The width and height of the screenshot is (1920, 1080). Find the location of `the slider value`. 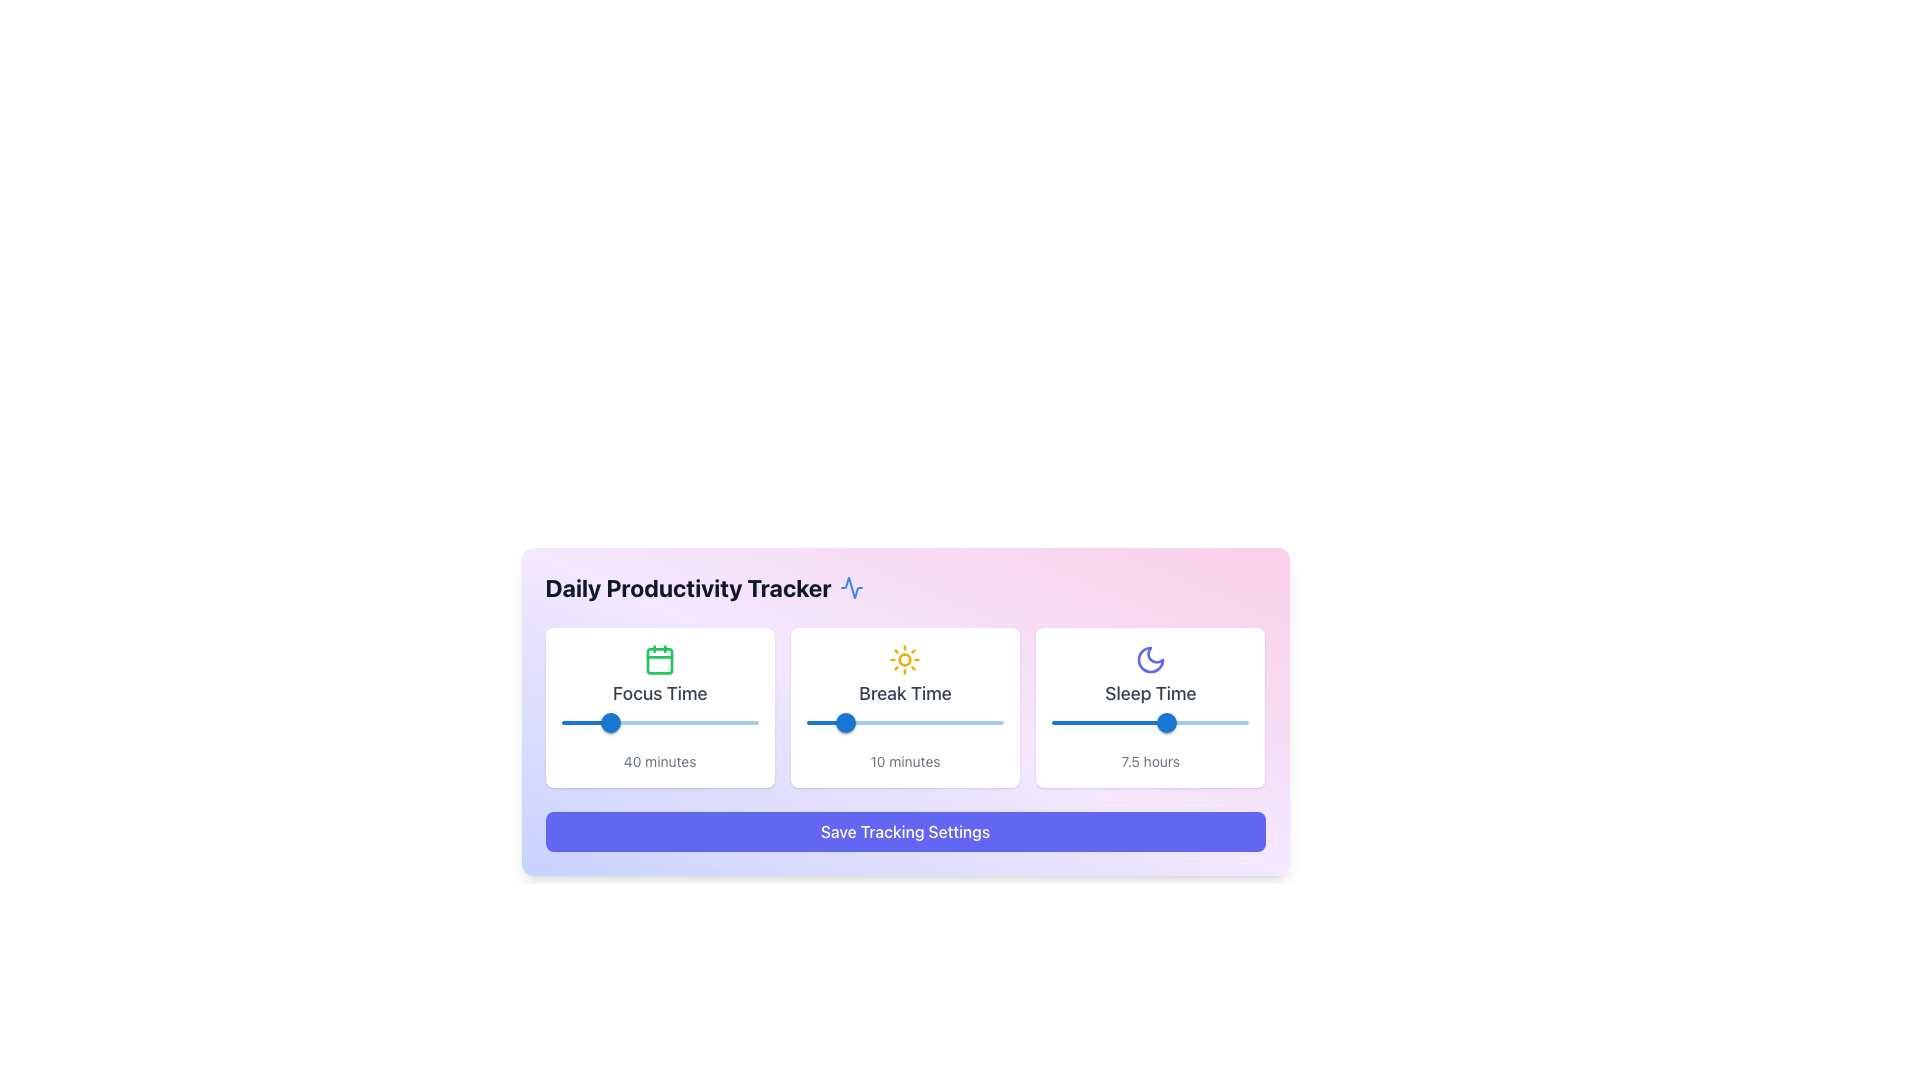

the slider value is located at coordinates (1098, 722).